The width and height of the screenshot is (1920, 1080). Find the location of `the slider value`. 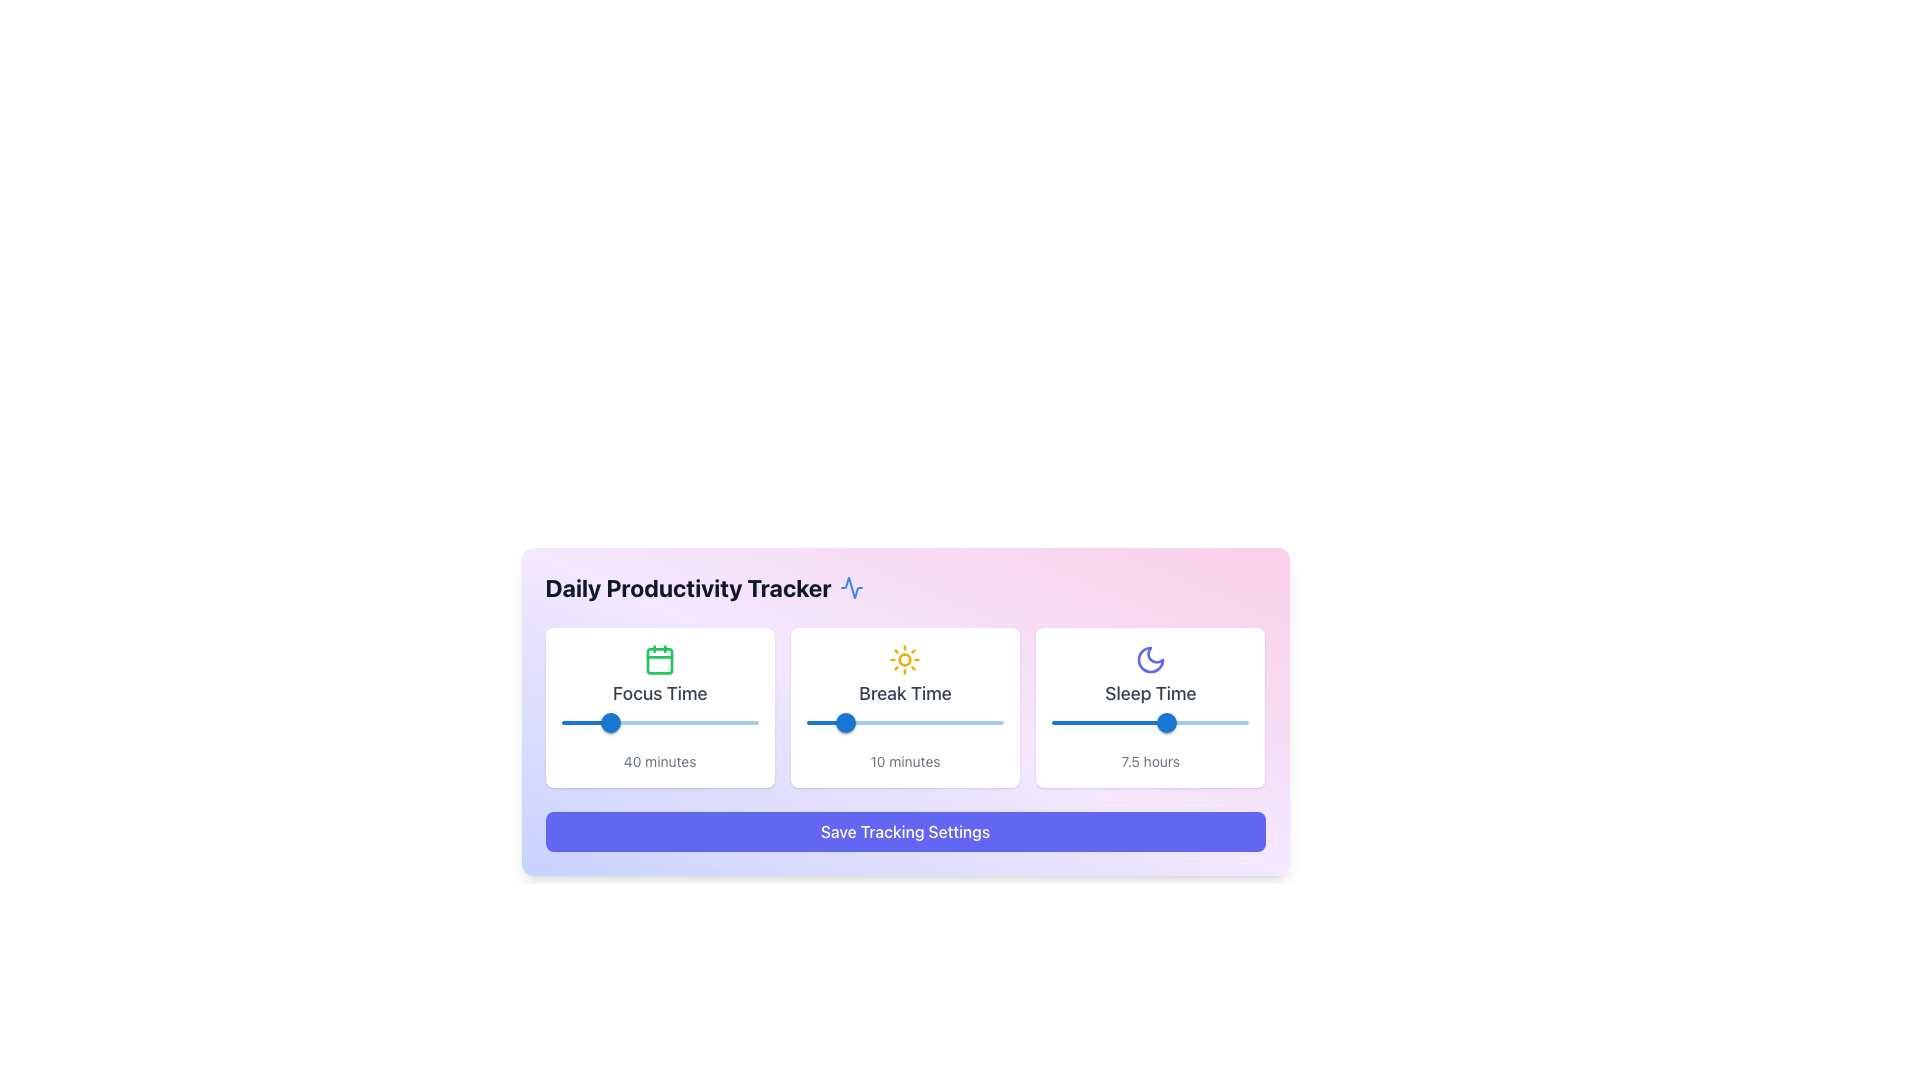

the slider value is located at coordinates (1098, 722).